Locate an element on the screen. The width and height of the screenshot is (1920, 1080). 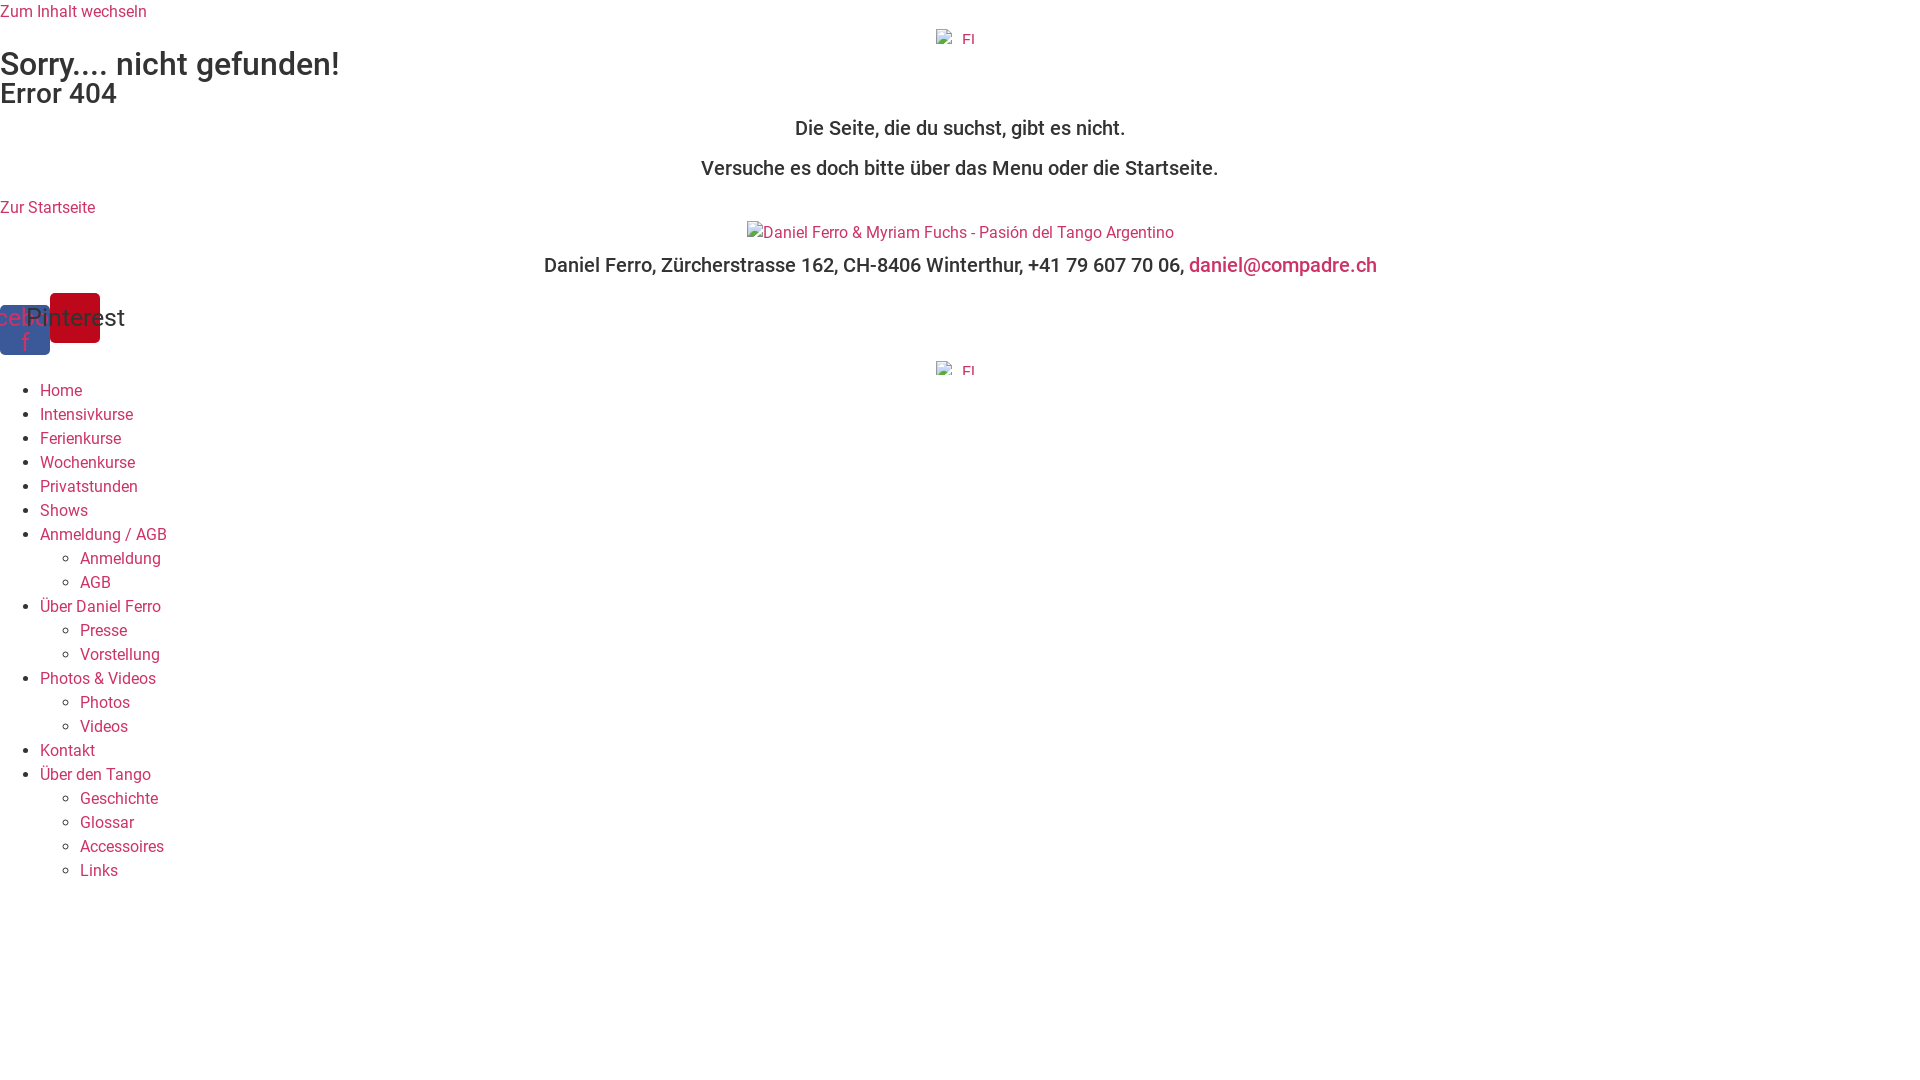
'Geschichte' is located at coordinates (118, 797).